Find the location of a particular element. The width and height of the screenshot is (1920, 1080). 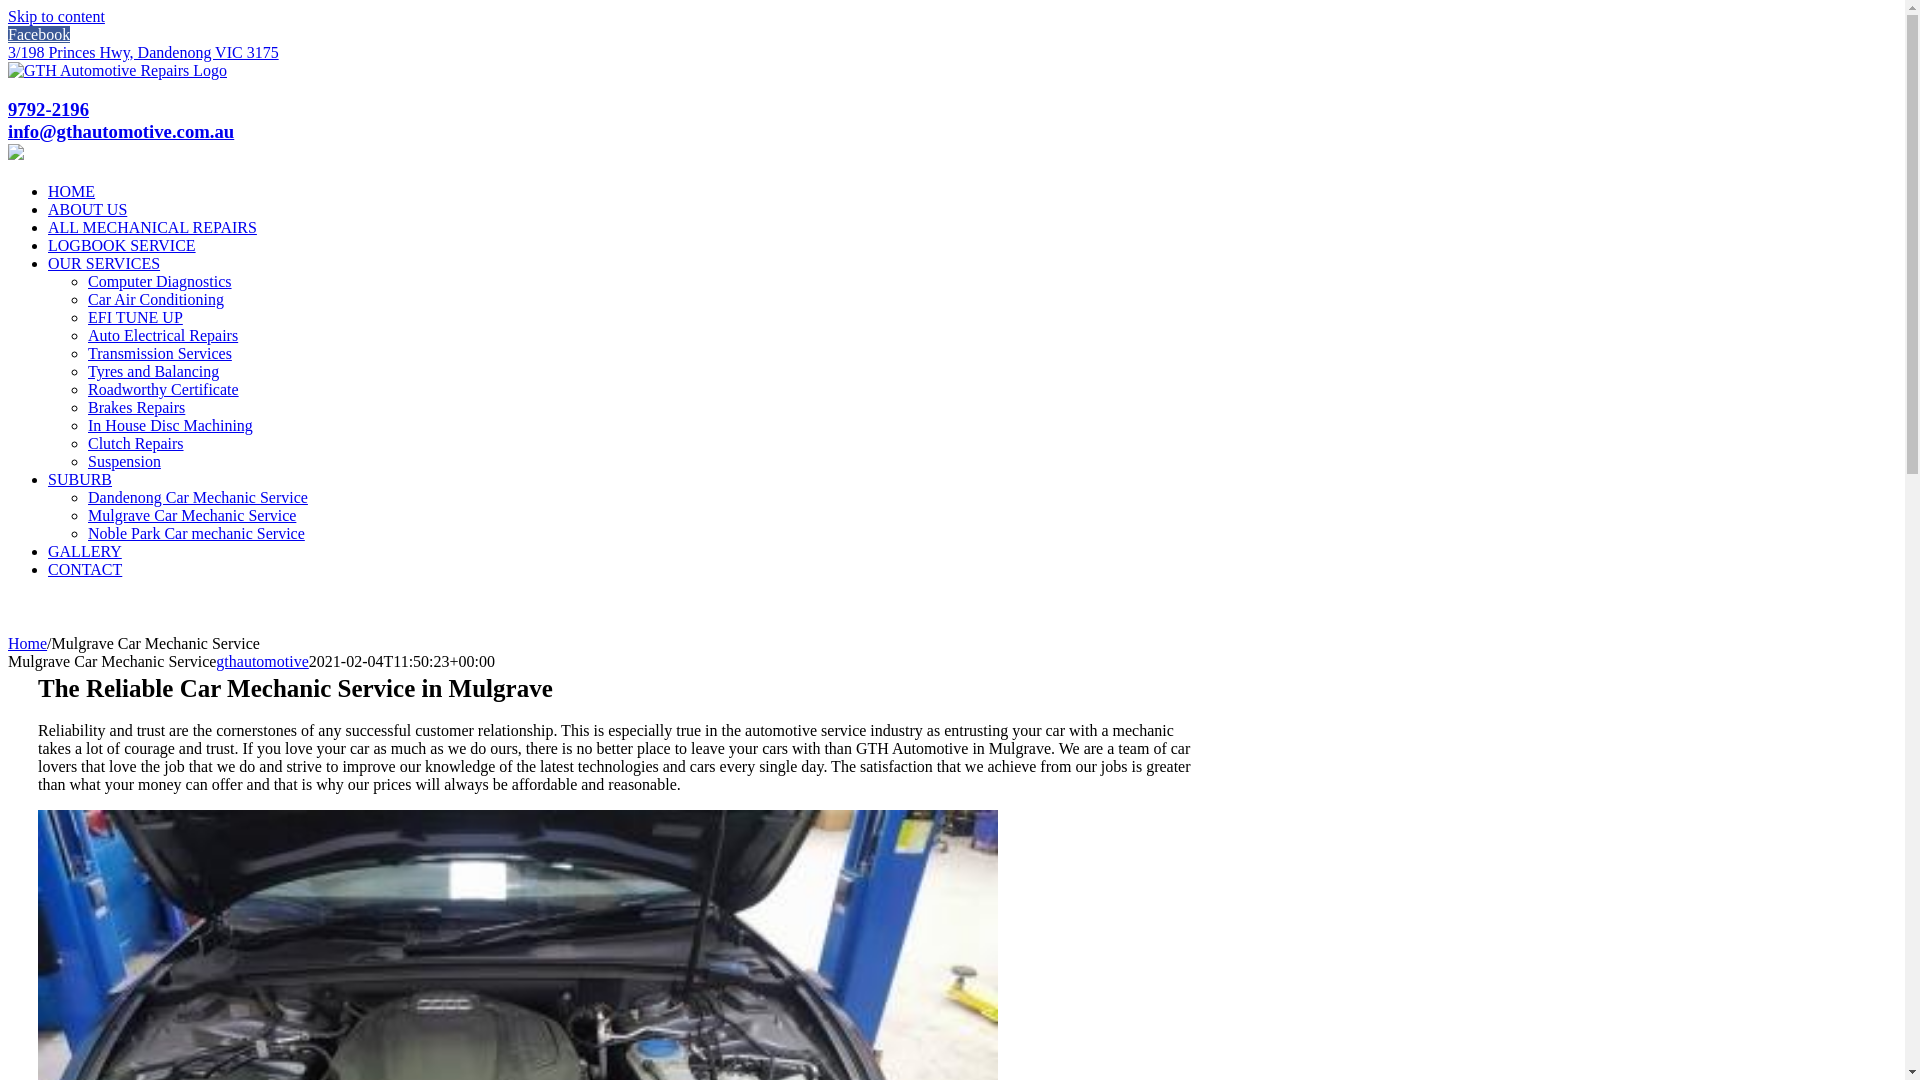

'Dandenong Car Mechanic Service' is located at coordinates (197, 496).